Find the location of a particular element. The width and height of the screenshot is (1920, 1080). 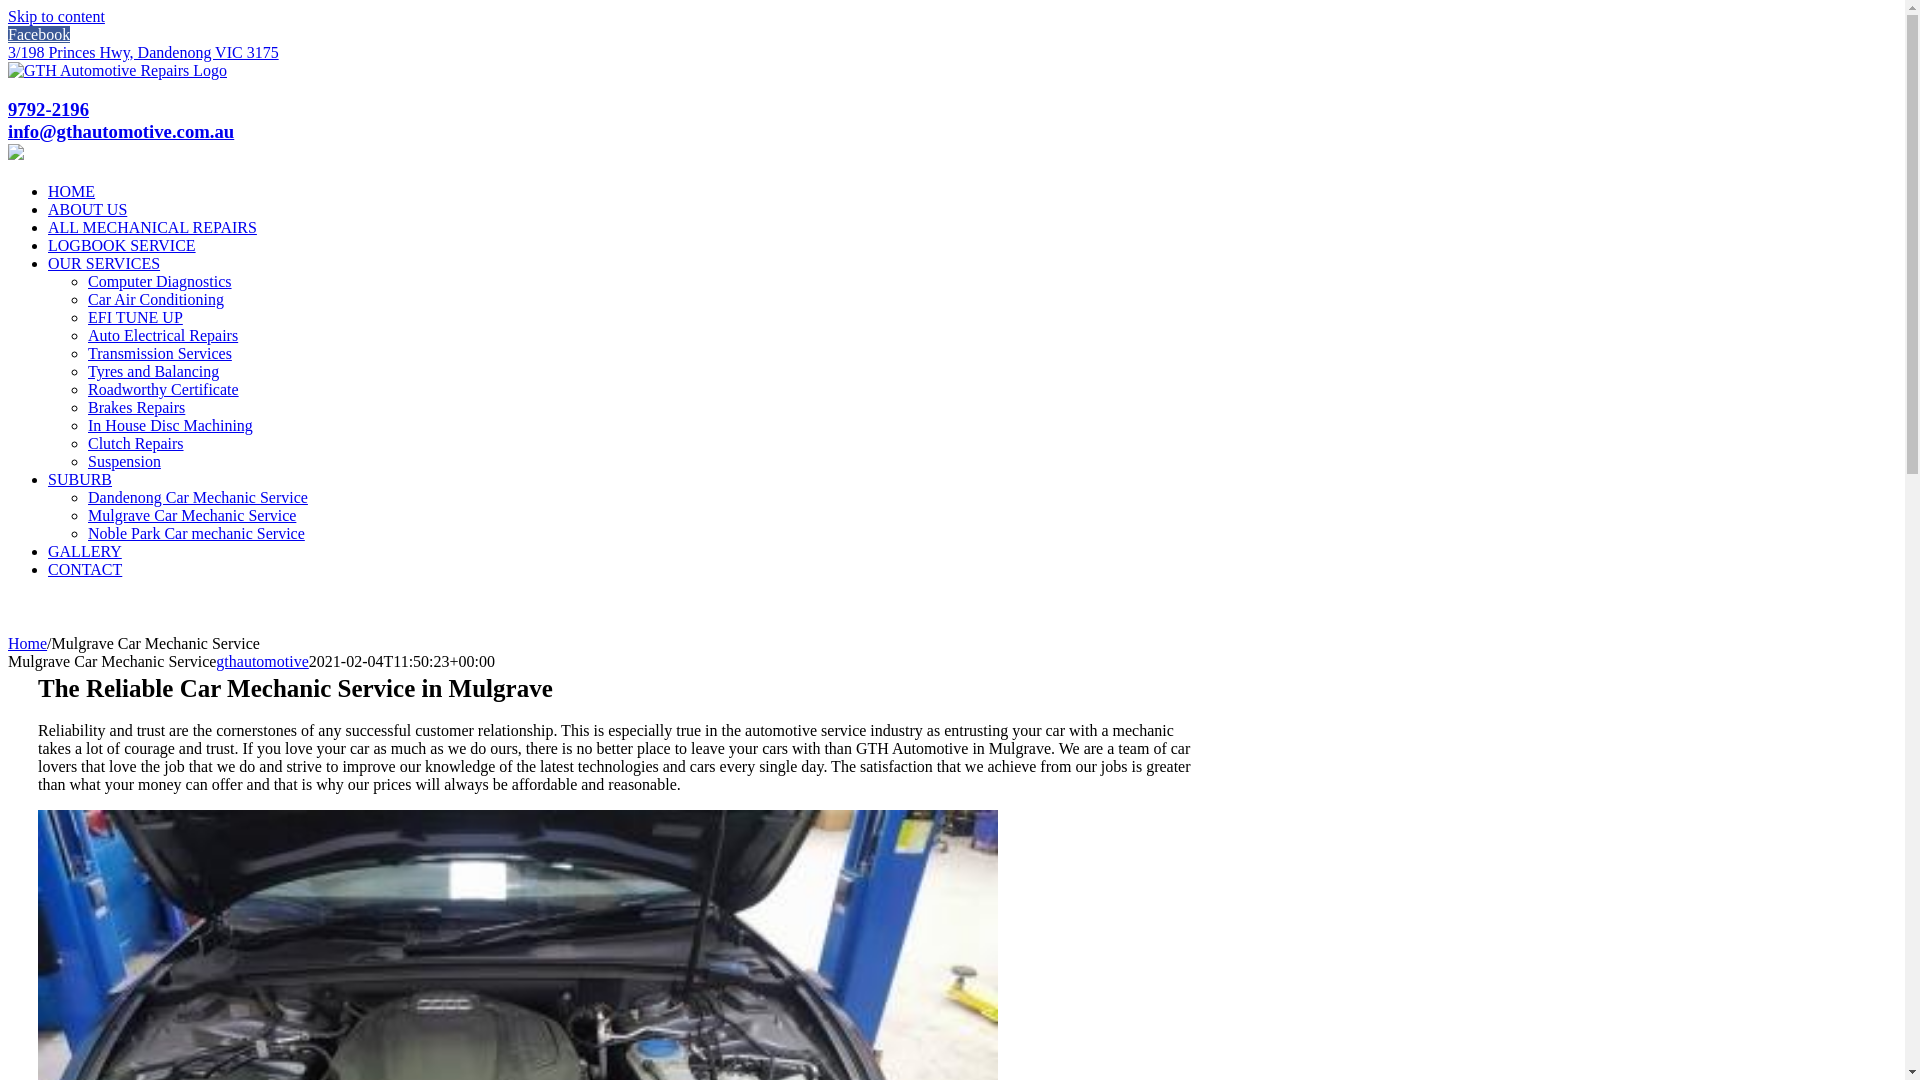

'Dandenong Car Mechanic Service' is located at coordinates (197, 496).